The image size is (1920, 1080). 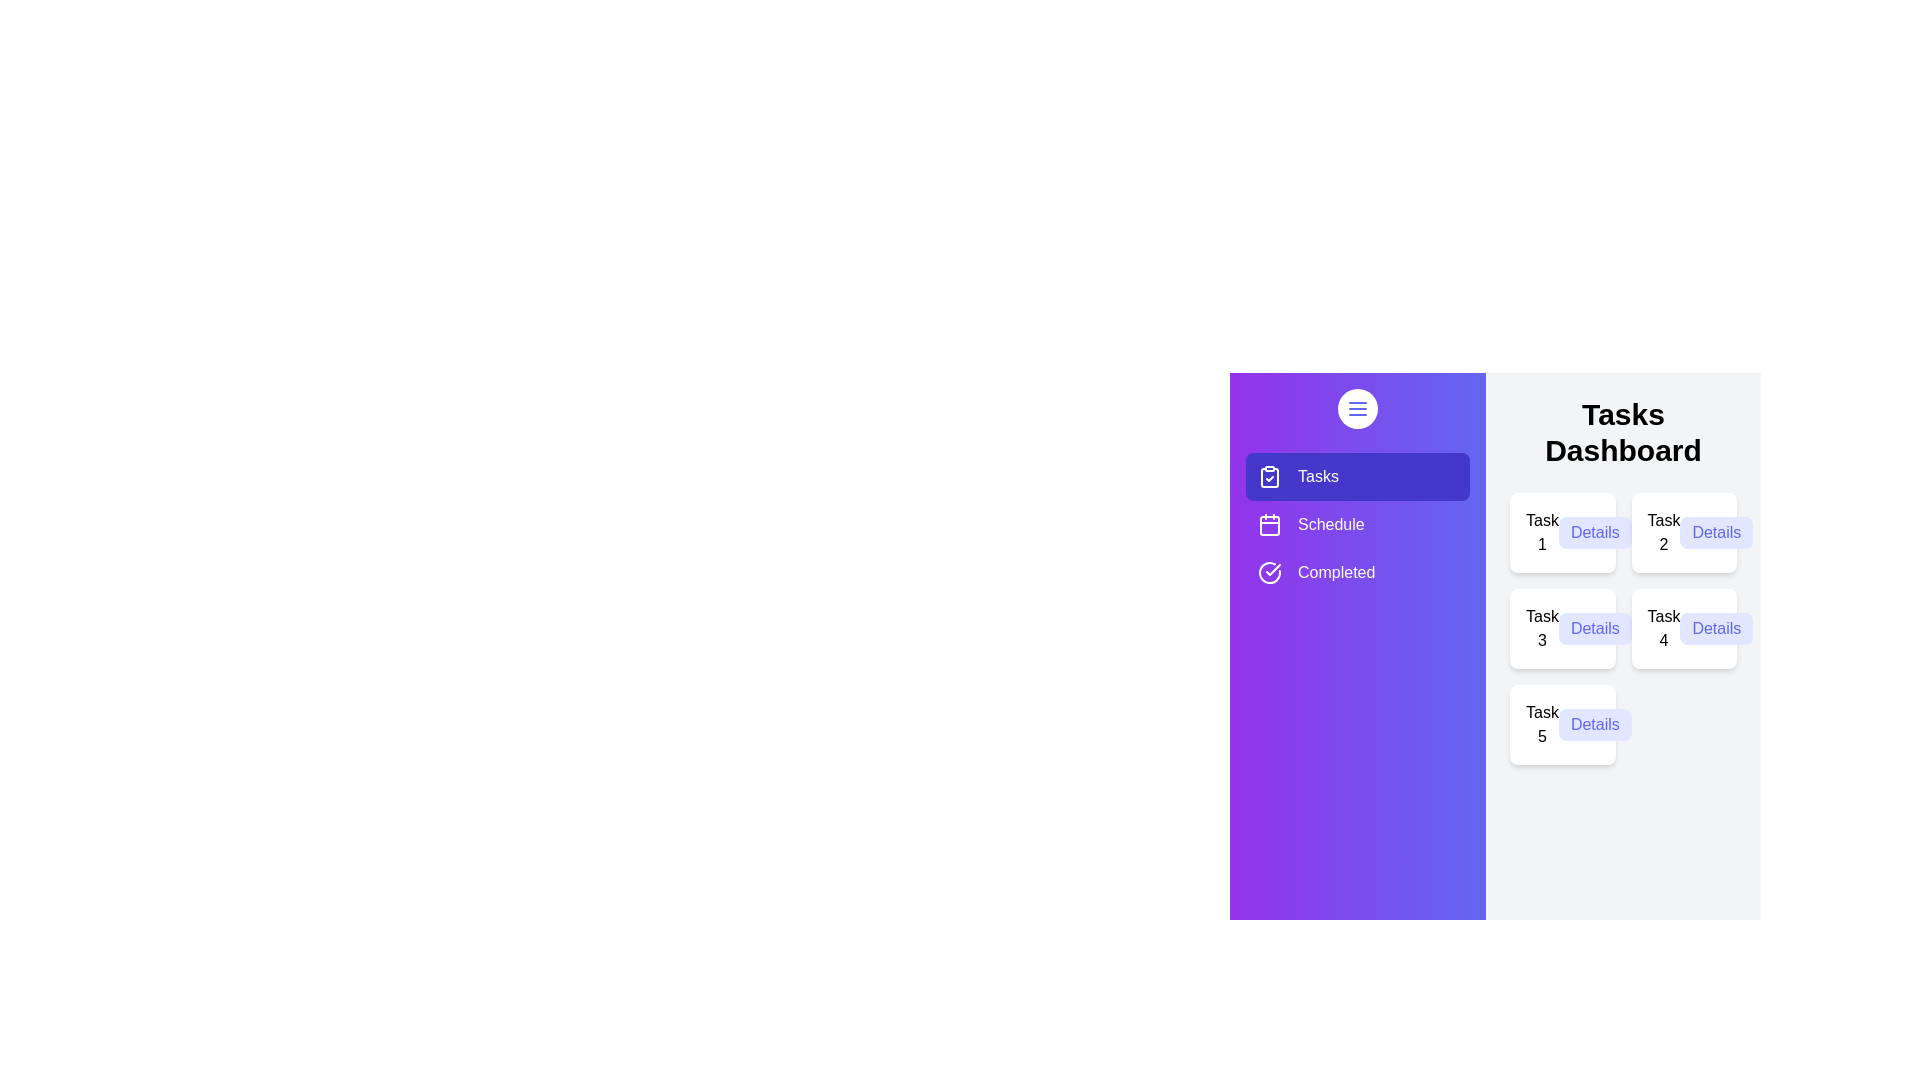 I want to click on the Tasks tab in the sidebar, so click(x=1358, y=477).